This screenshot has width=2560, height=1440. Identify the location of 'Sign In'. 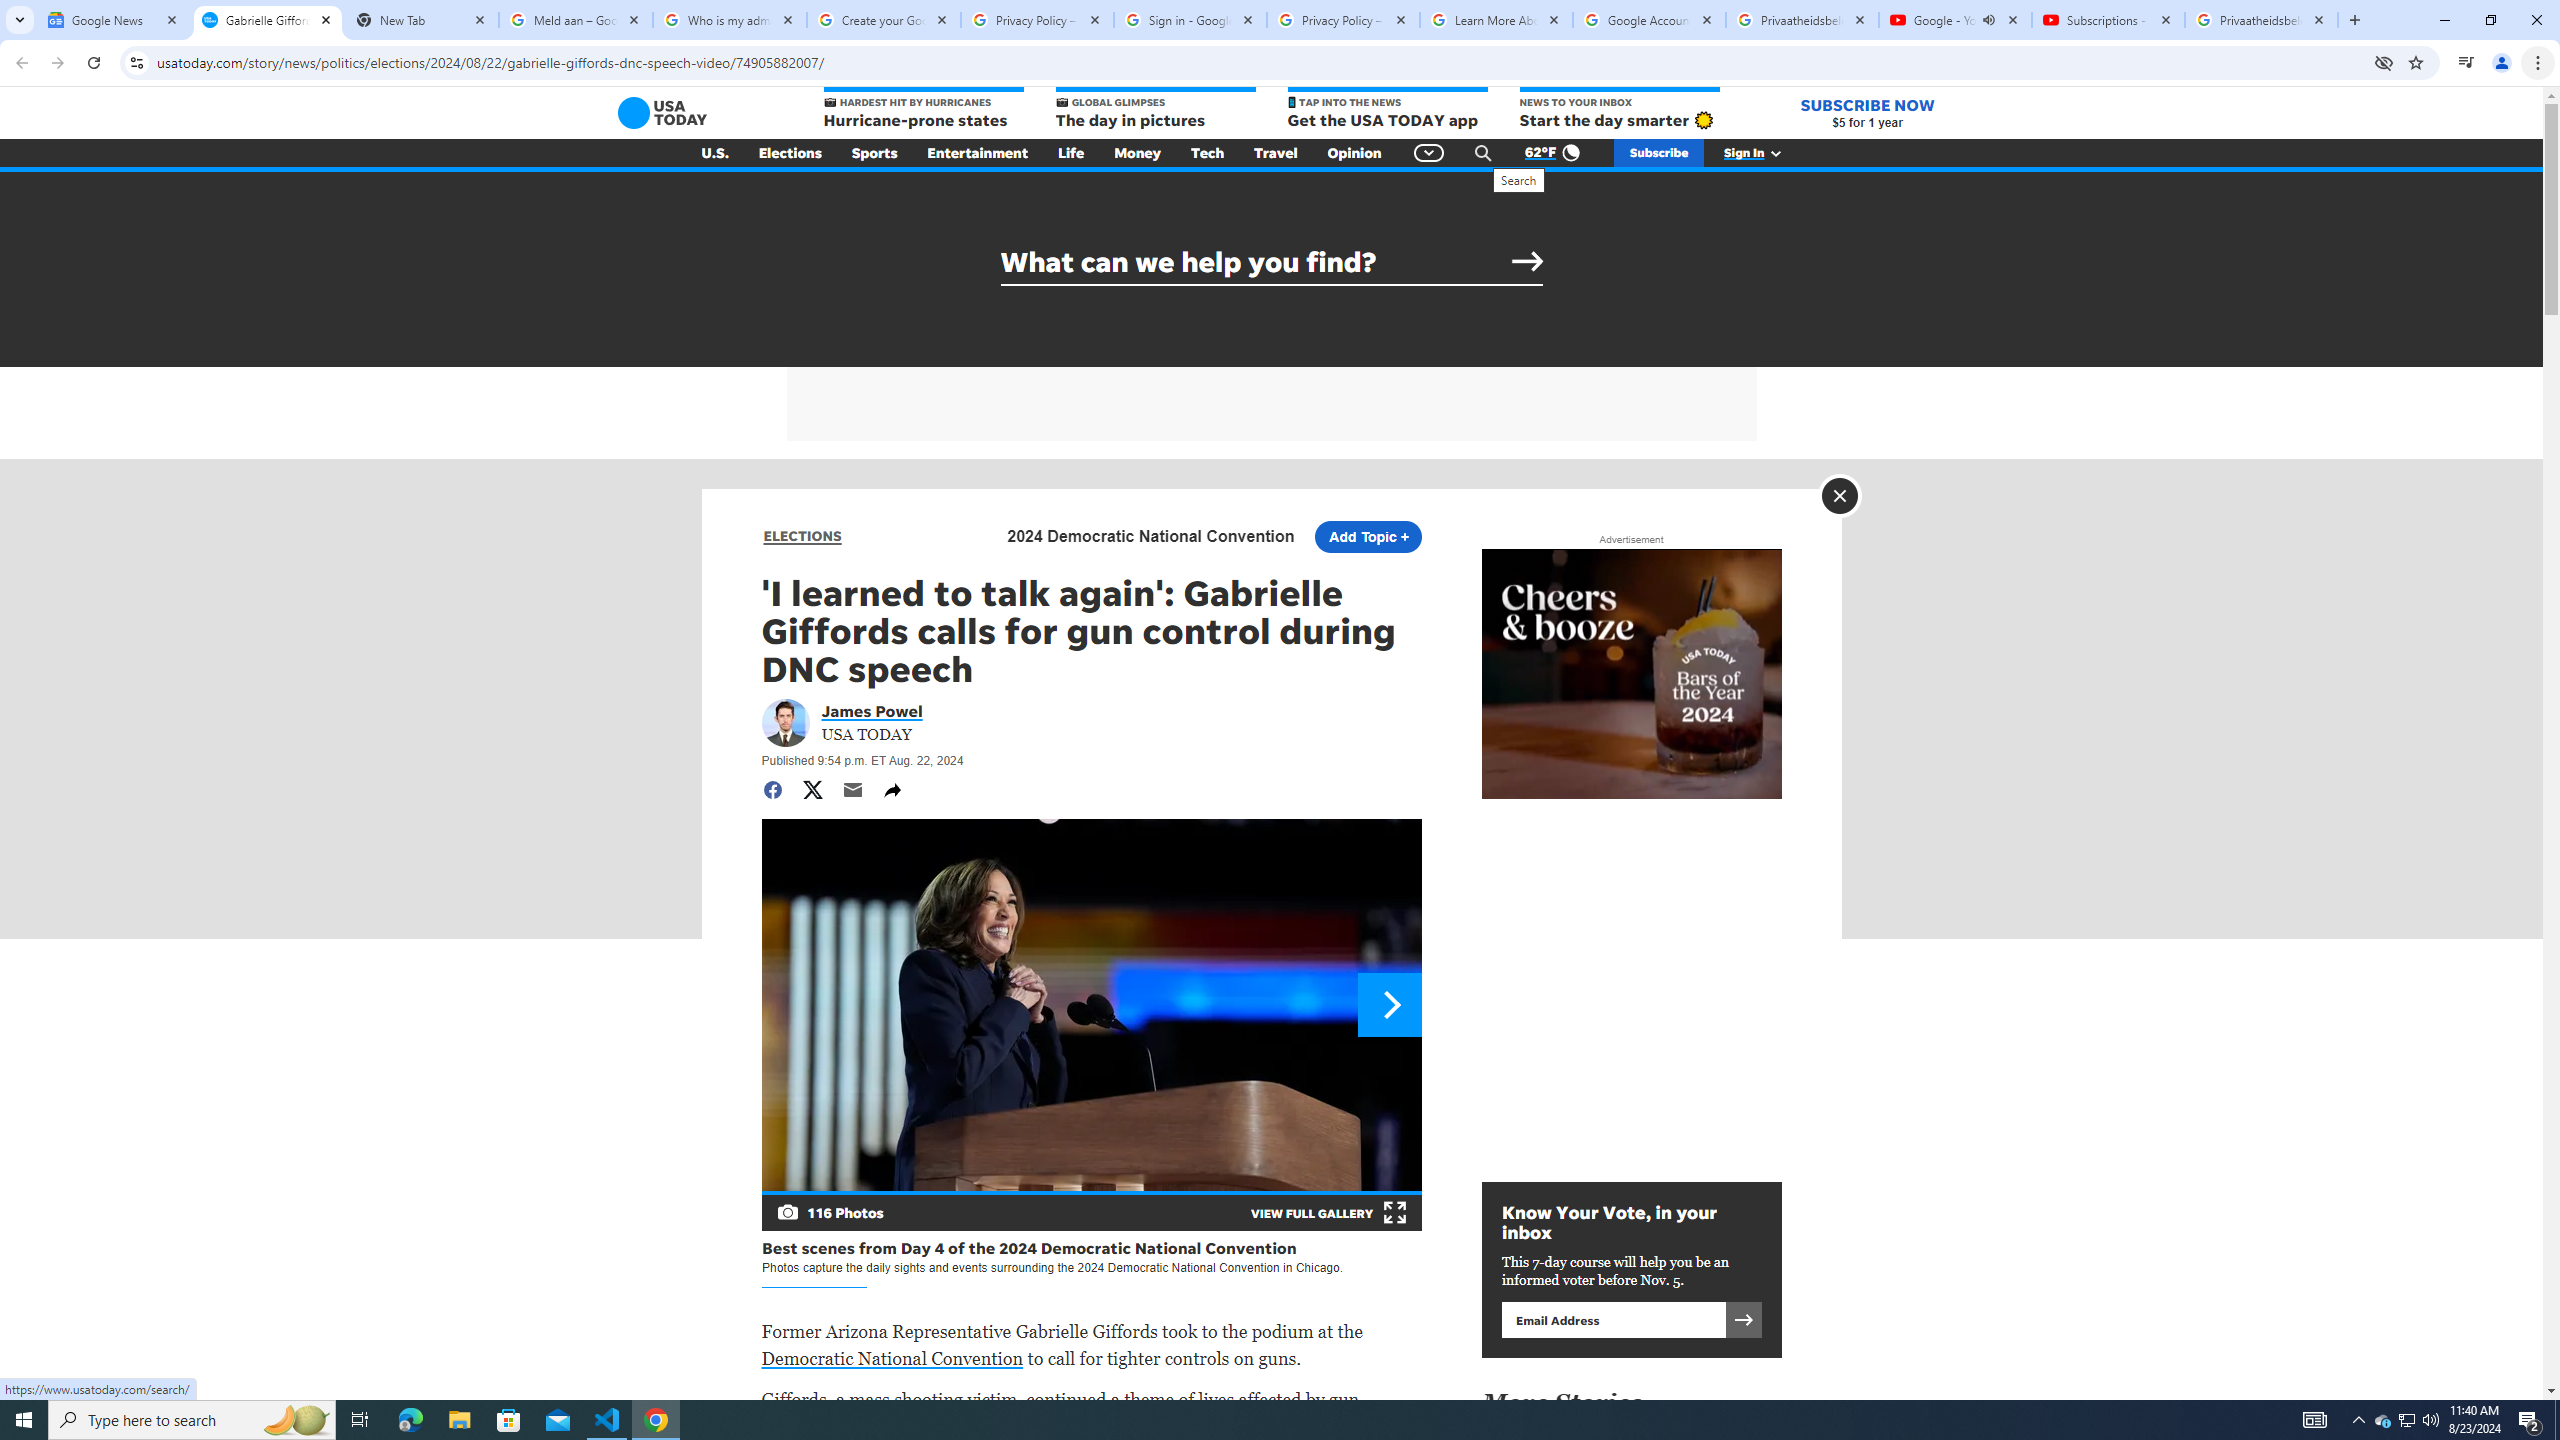
(1762, 153).